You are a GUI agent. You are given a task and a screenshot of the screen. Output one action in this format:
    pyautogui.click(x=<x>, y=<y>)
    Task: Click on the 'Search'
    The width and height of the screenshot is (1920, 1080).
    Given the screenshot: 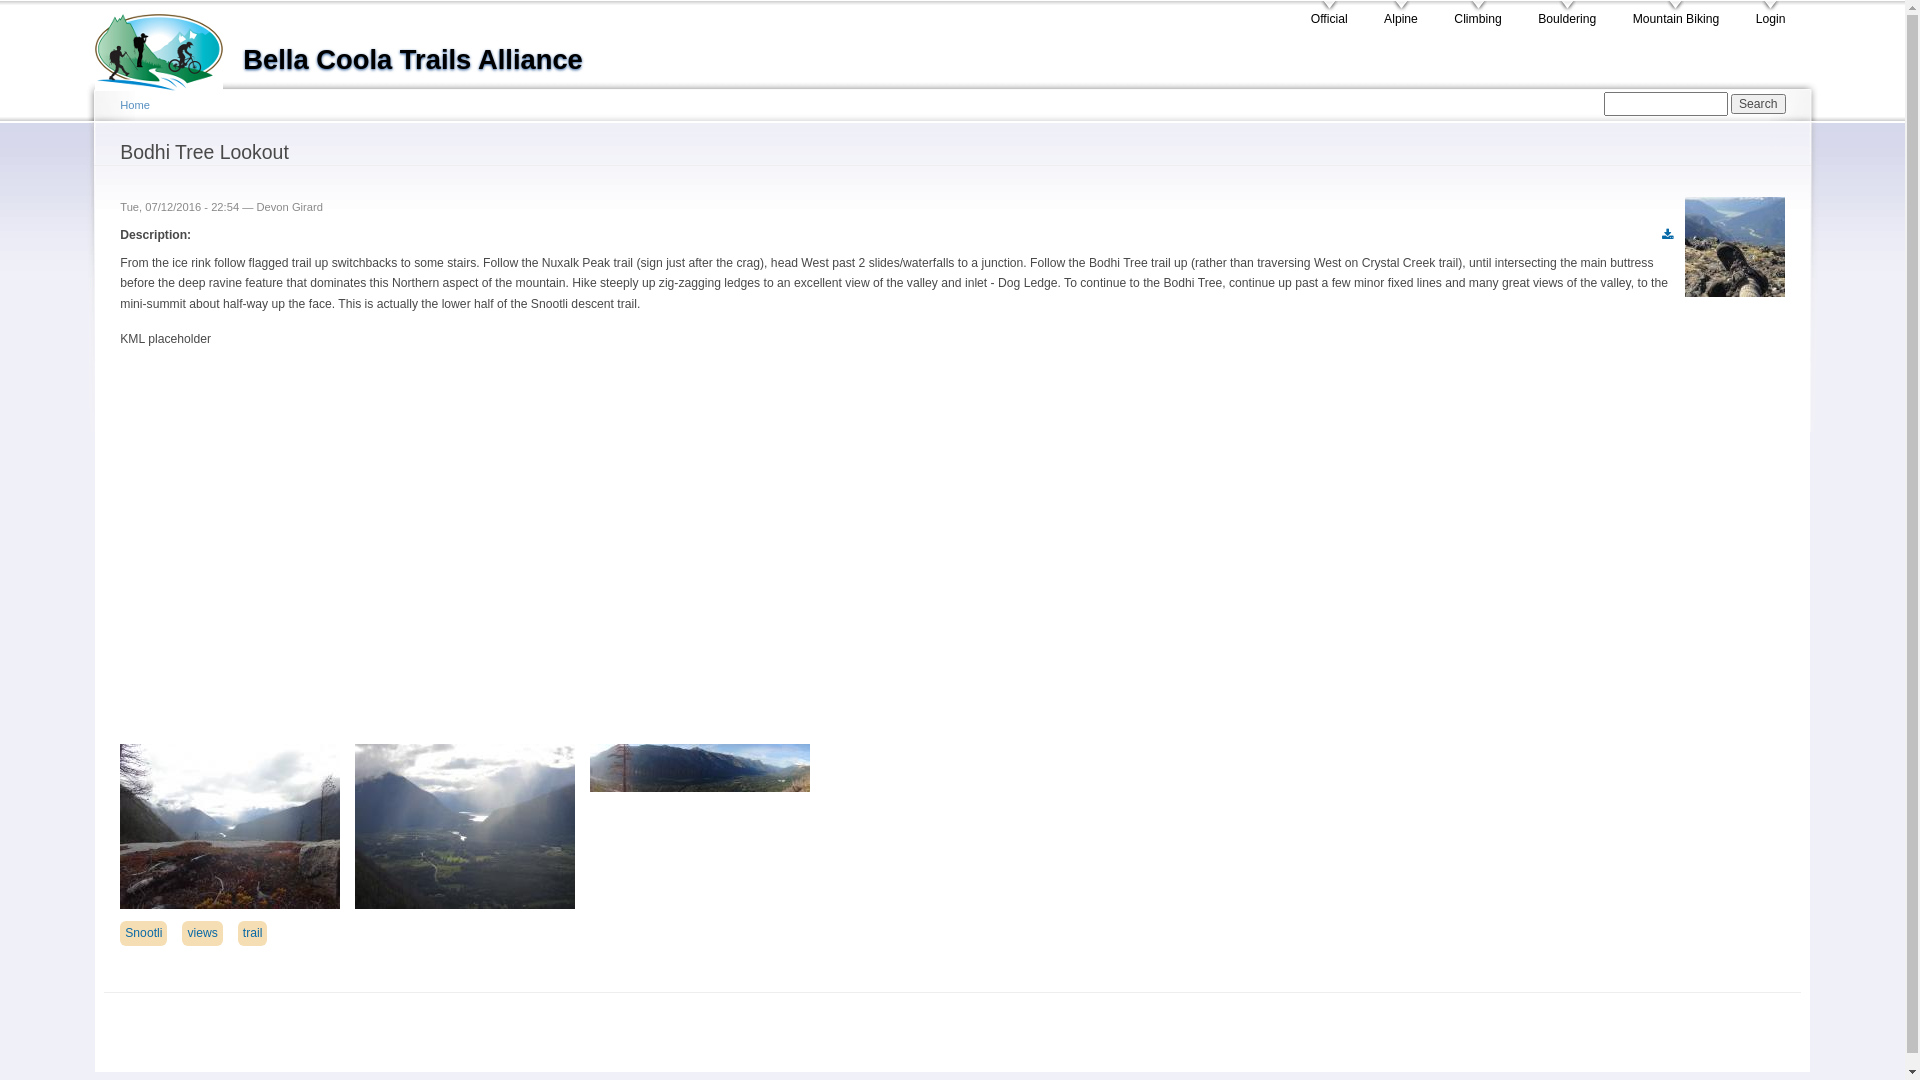 What is the action you would take?
    pyautogui.click(x=1757, y=104)
    